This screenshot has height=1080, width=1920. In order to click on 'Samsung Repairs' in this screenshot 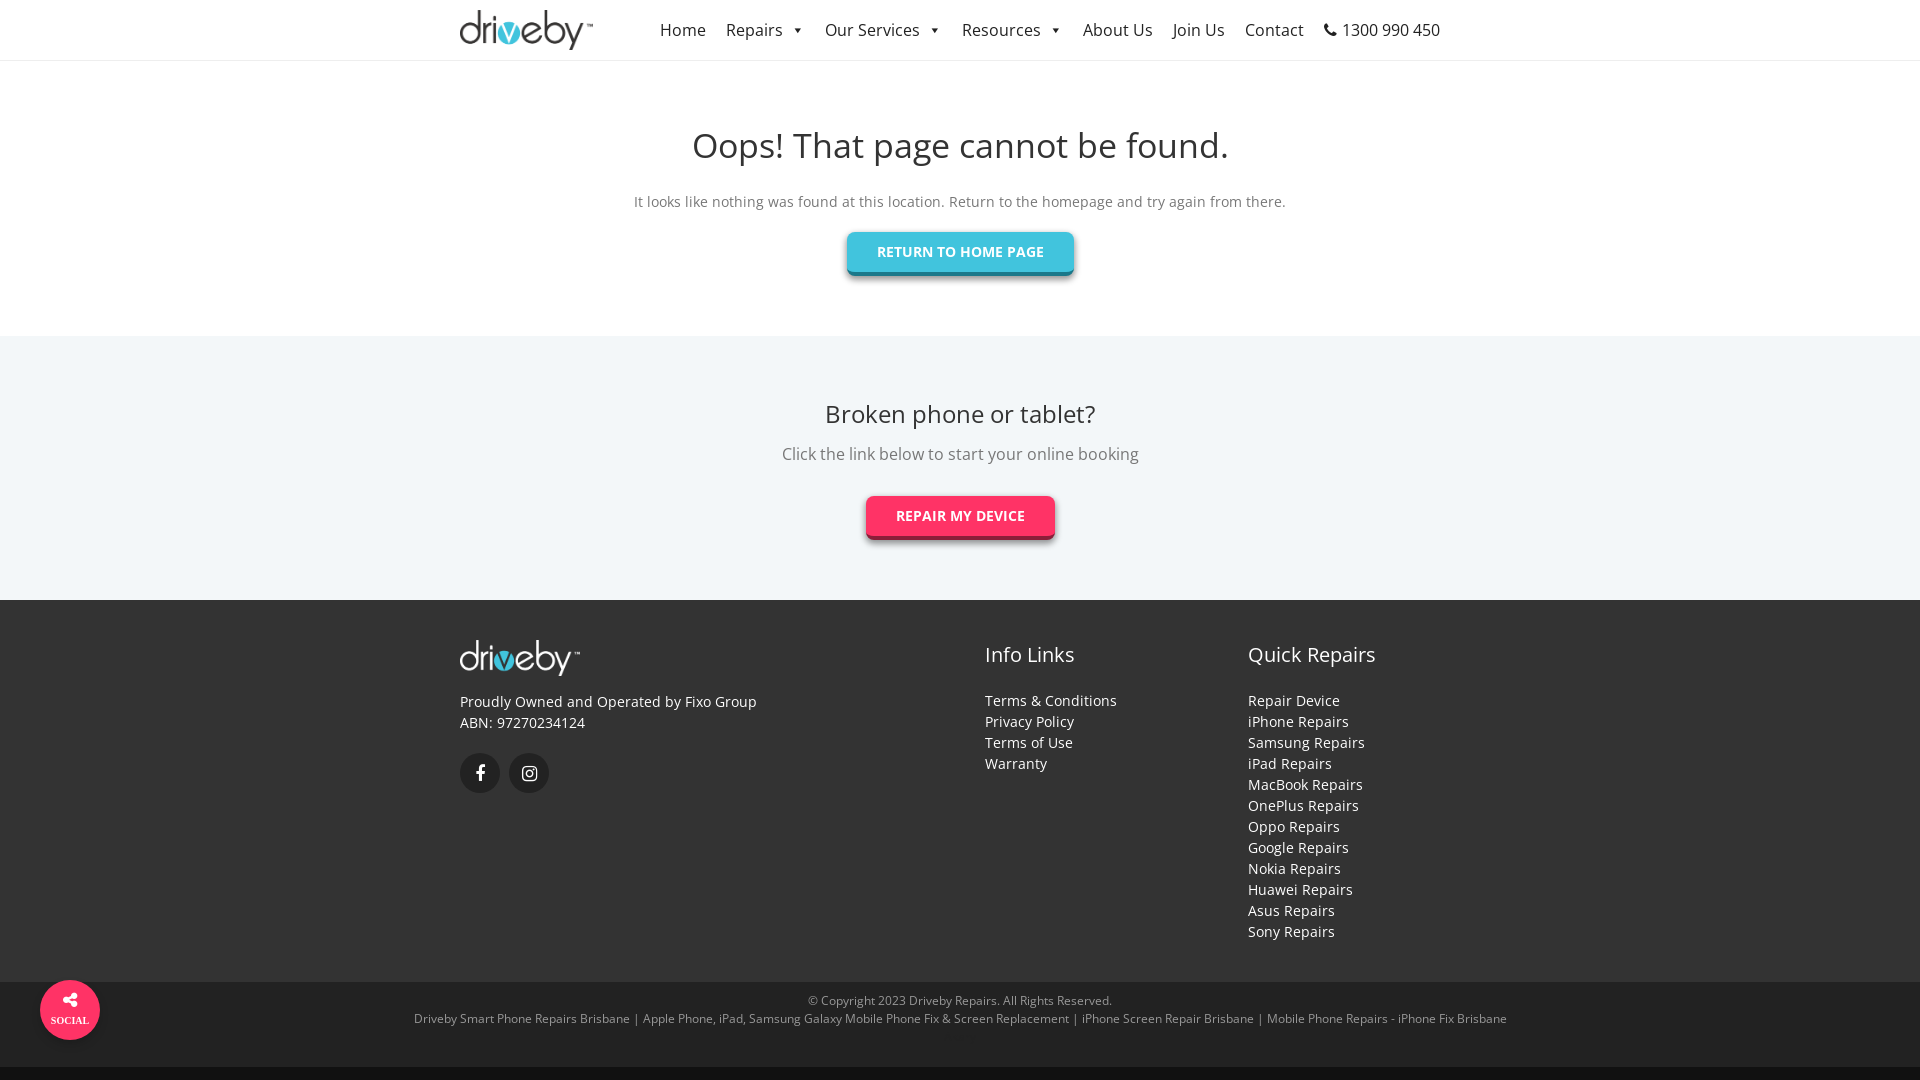, I will do `click(1306, 742)`.